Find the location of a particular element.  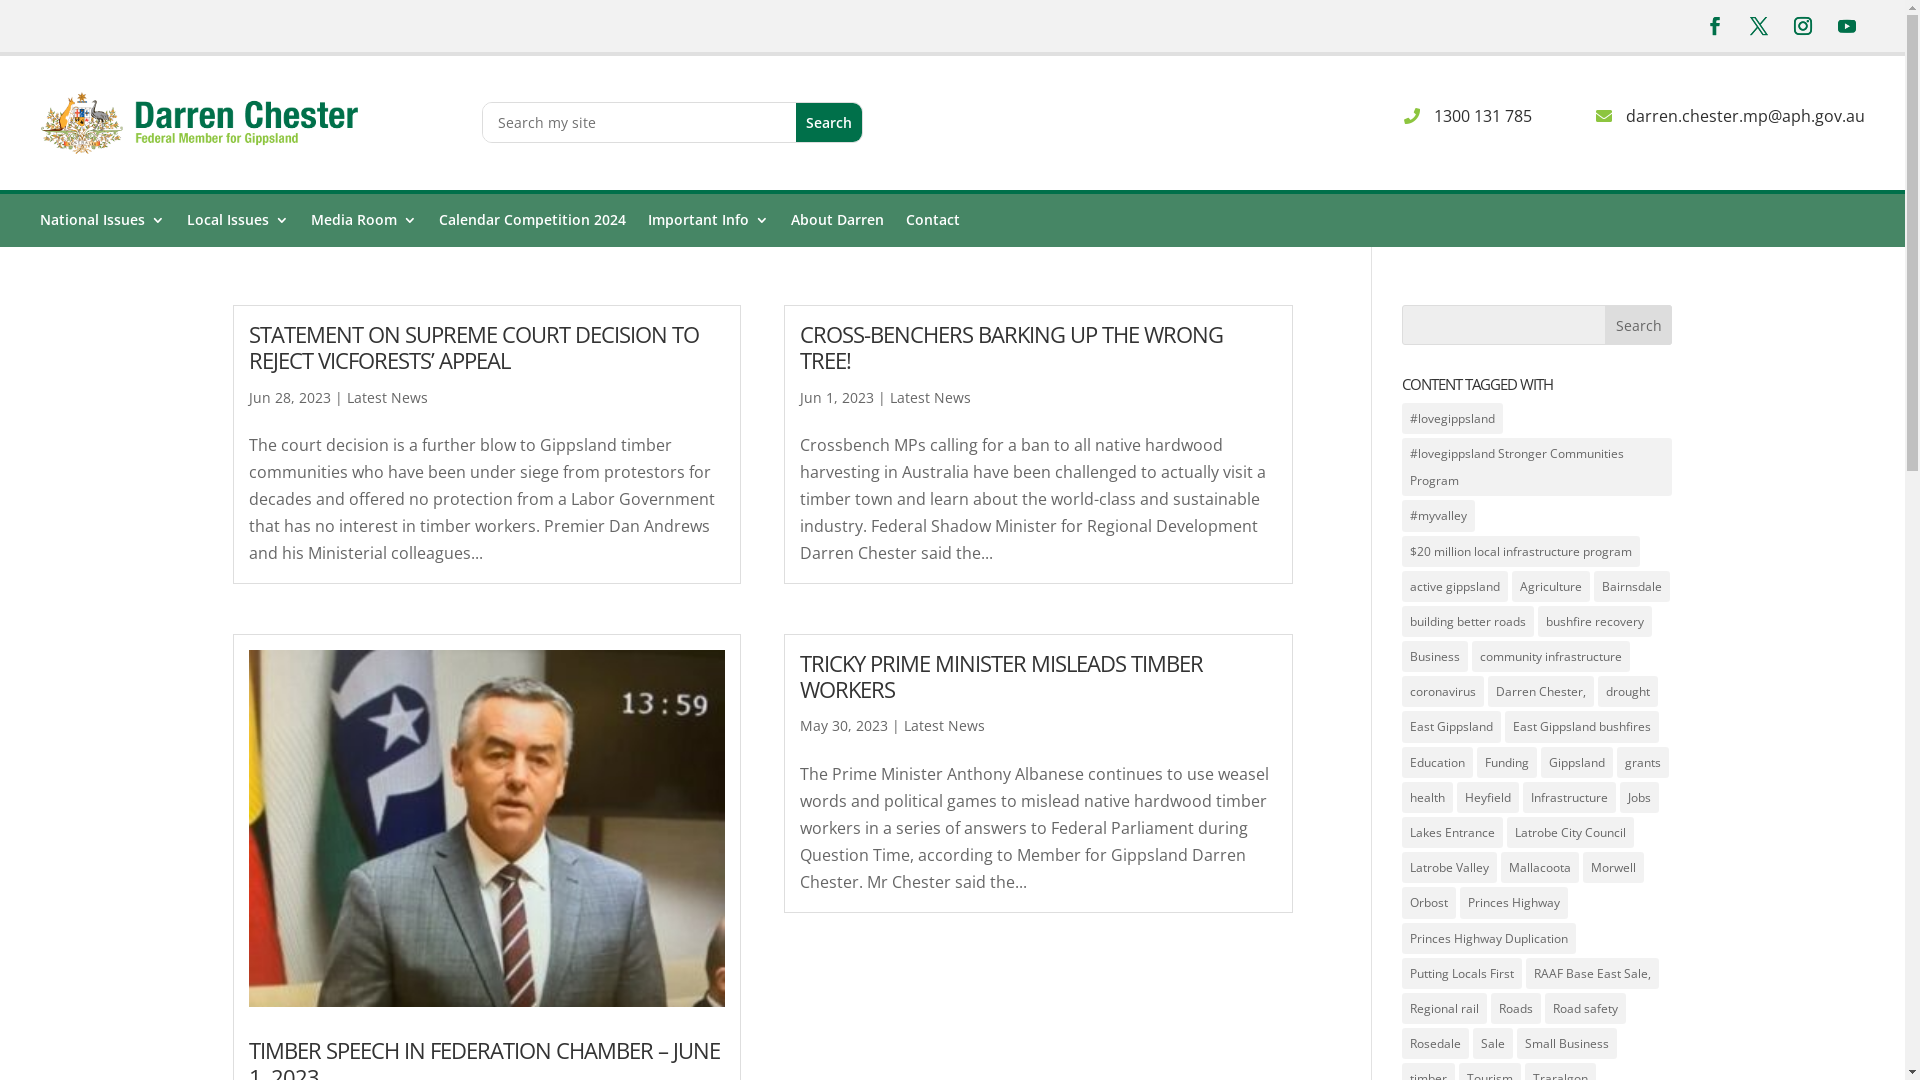

'Princes Highway' is located at coordinates (1513, 902).